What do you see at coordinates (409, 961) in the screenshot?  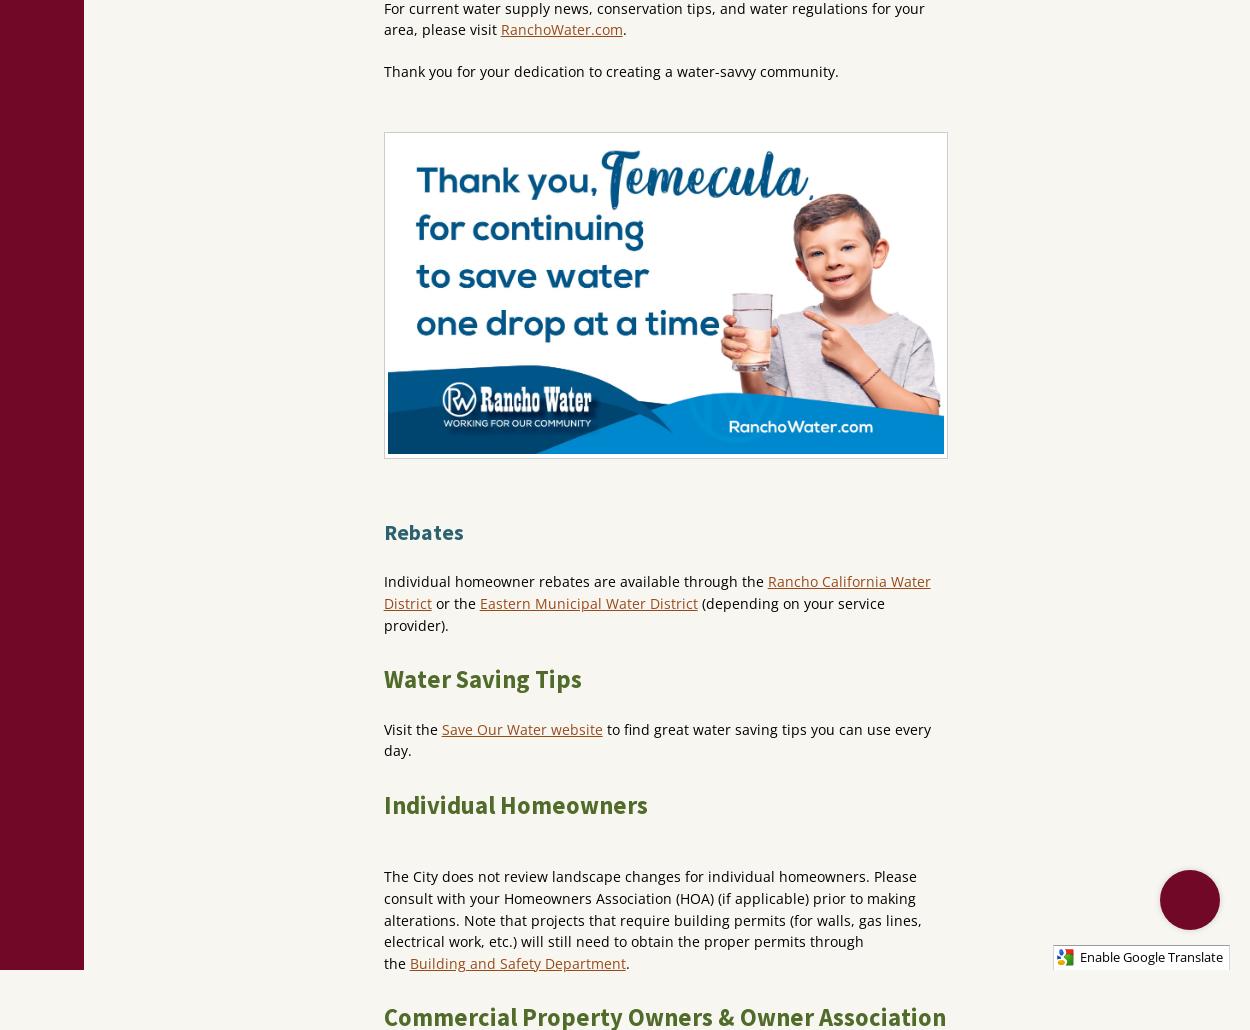 I see `'Building and Safety Department'` at bounding box center [409, 961].